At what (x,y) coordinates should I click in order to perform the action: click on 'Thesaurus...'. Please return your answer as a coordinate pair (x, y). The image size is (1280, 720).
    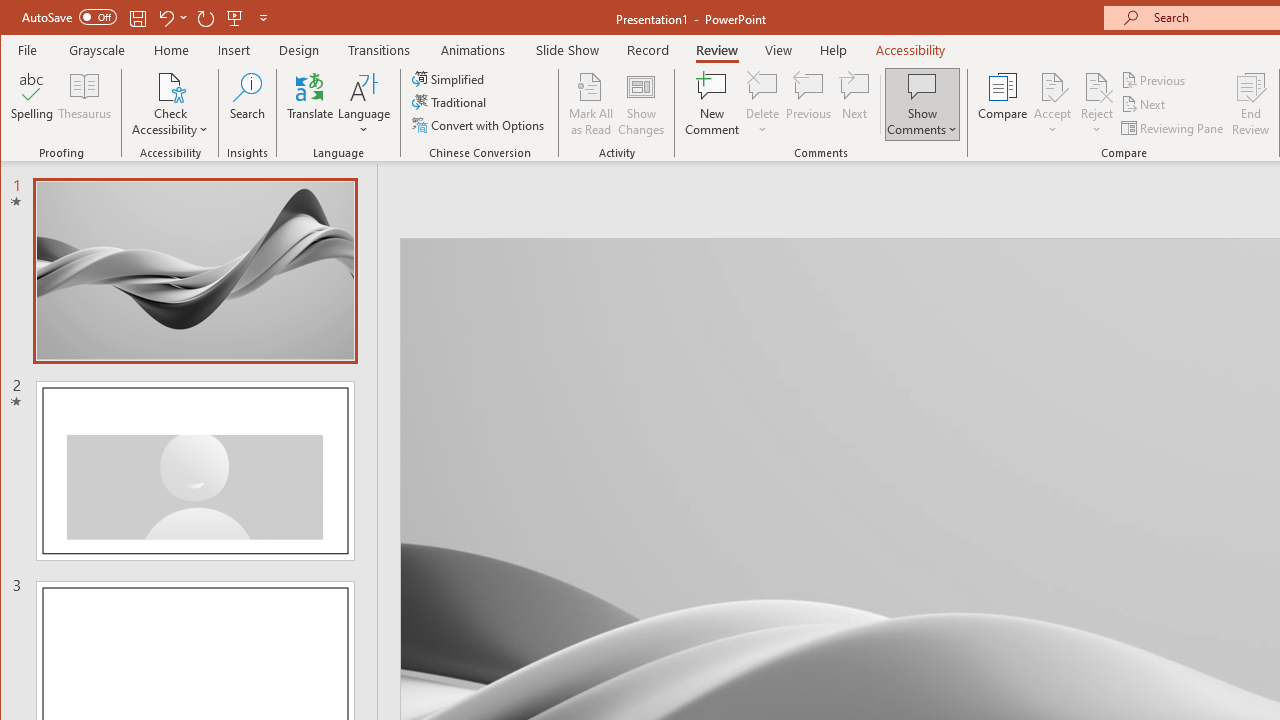
    Looking at the image, I should click on (84, 104).